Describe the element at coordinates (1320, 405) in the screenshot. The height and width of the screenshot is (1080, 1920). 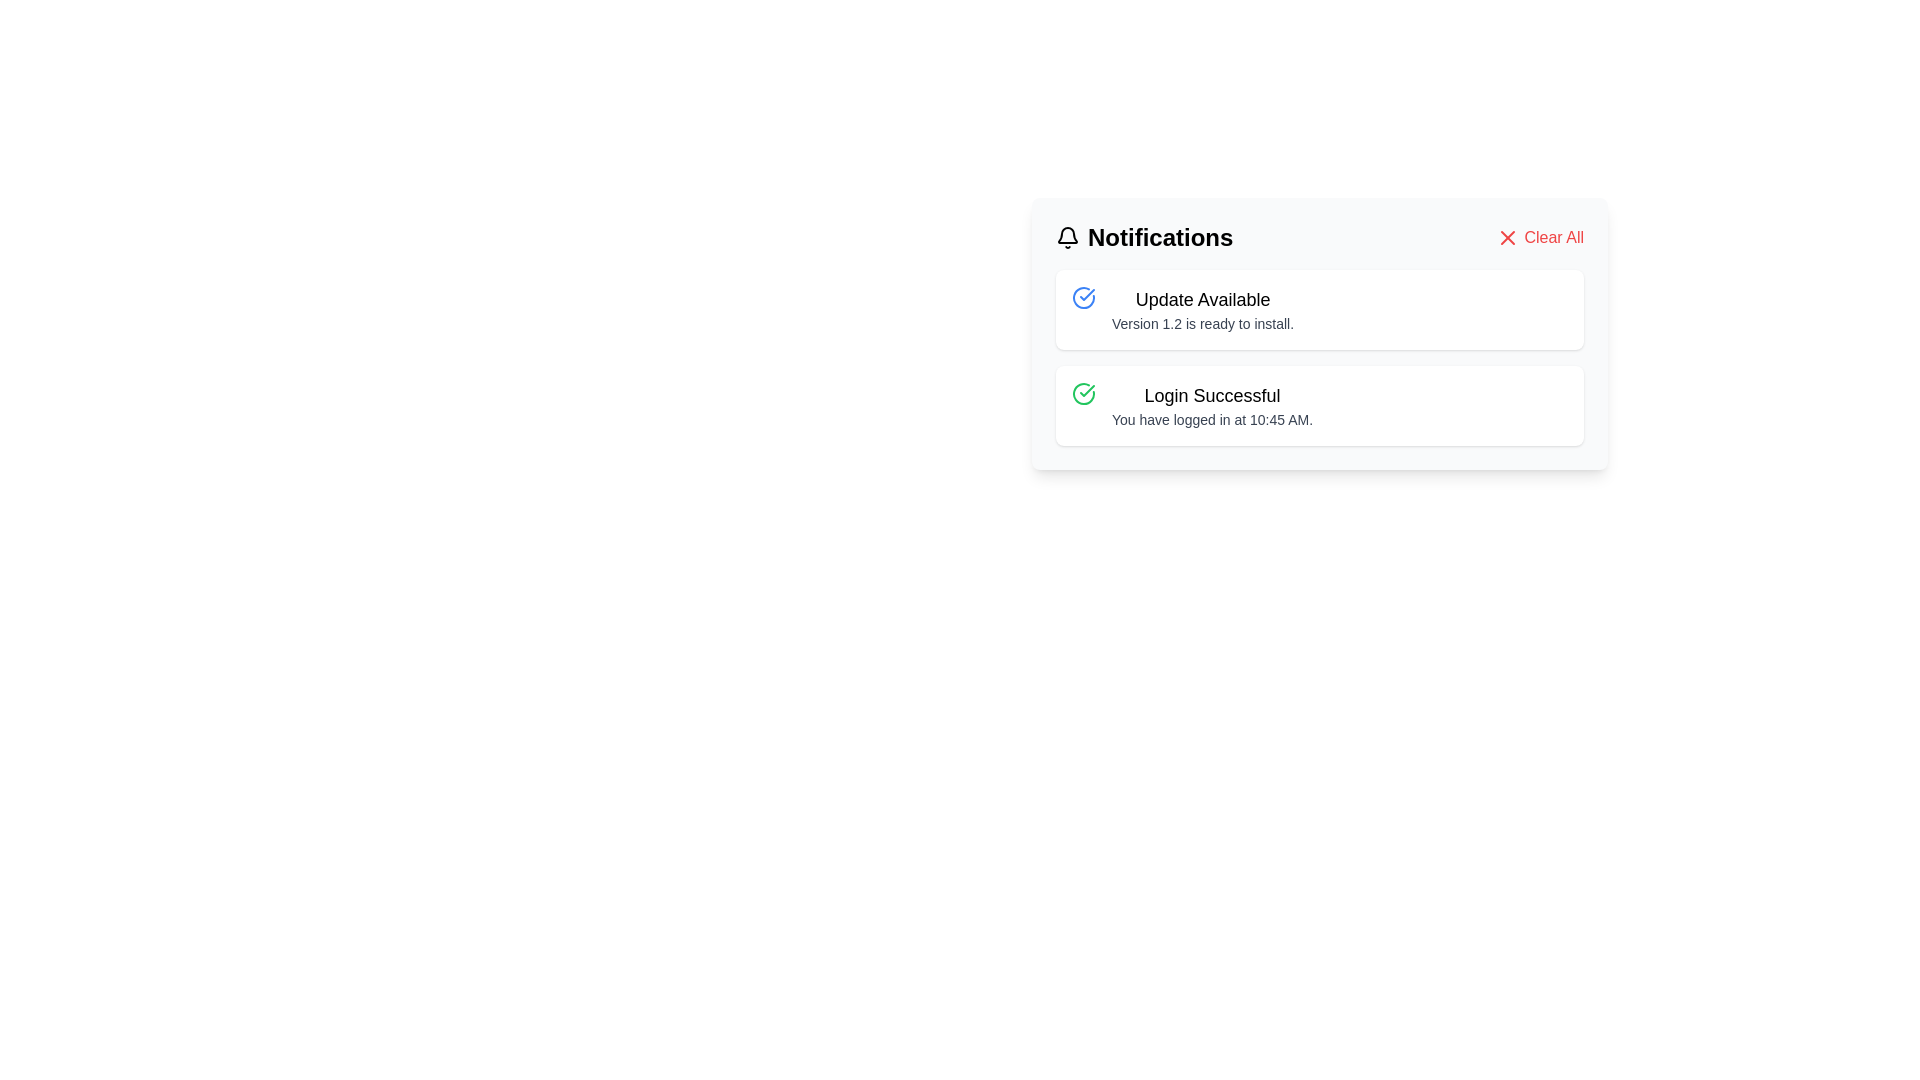
I see `the second notification box in the notification center that confirms a successful login, located below the 'Update Available' notification` at that location.